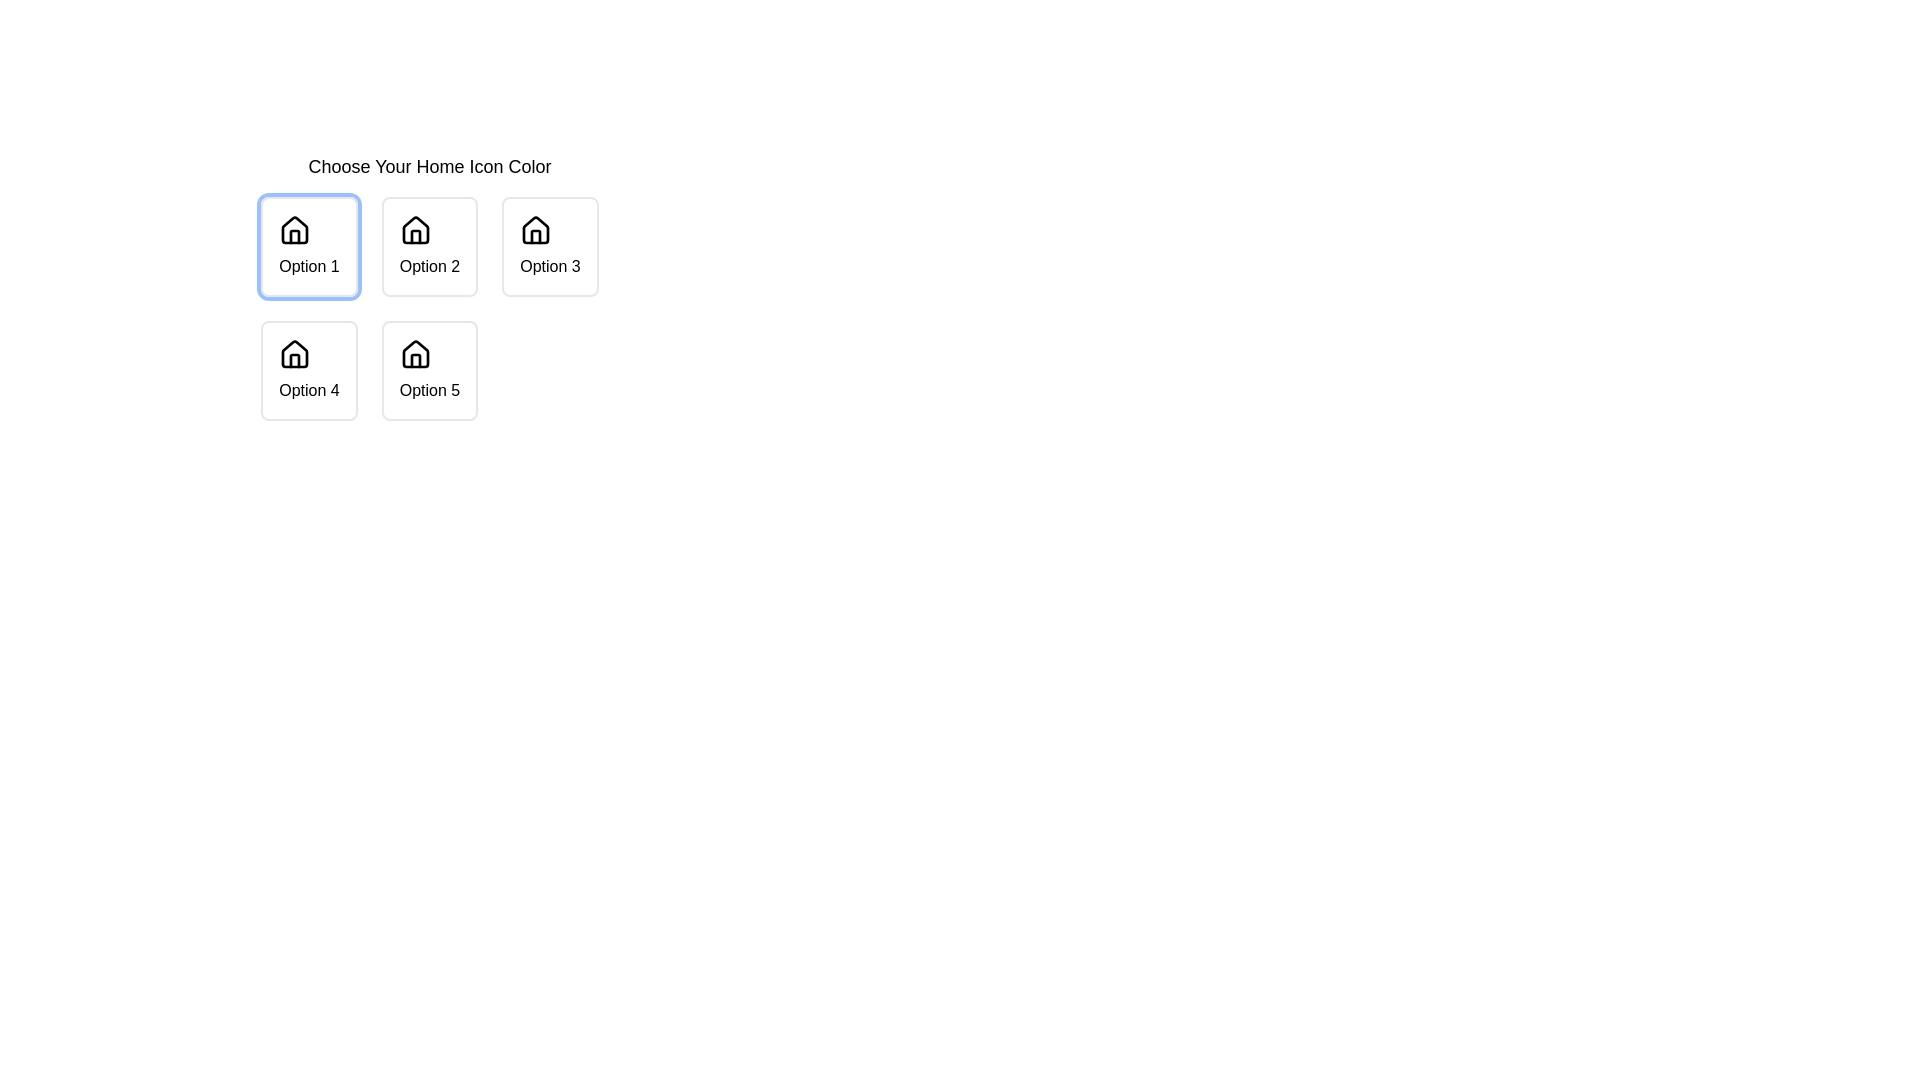 The height and width of the screenshot is (1080, 1920). Describe the element at coordinates (294, 353) in the screenshot. I see `the house icon, which is a minimalistic graphical representation with a triangular roof and rectangular base, located in the first row and first column of a 3x2 grid layout` at that location.